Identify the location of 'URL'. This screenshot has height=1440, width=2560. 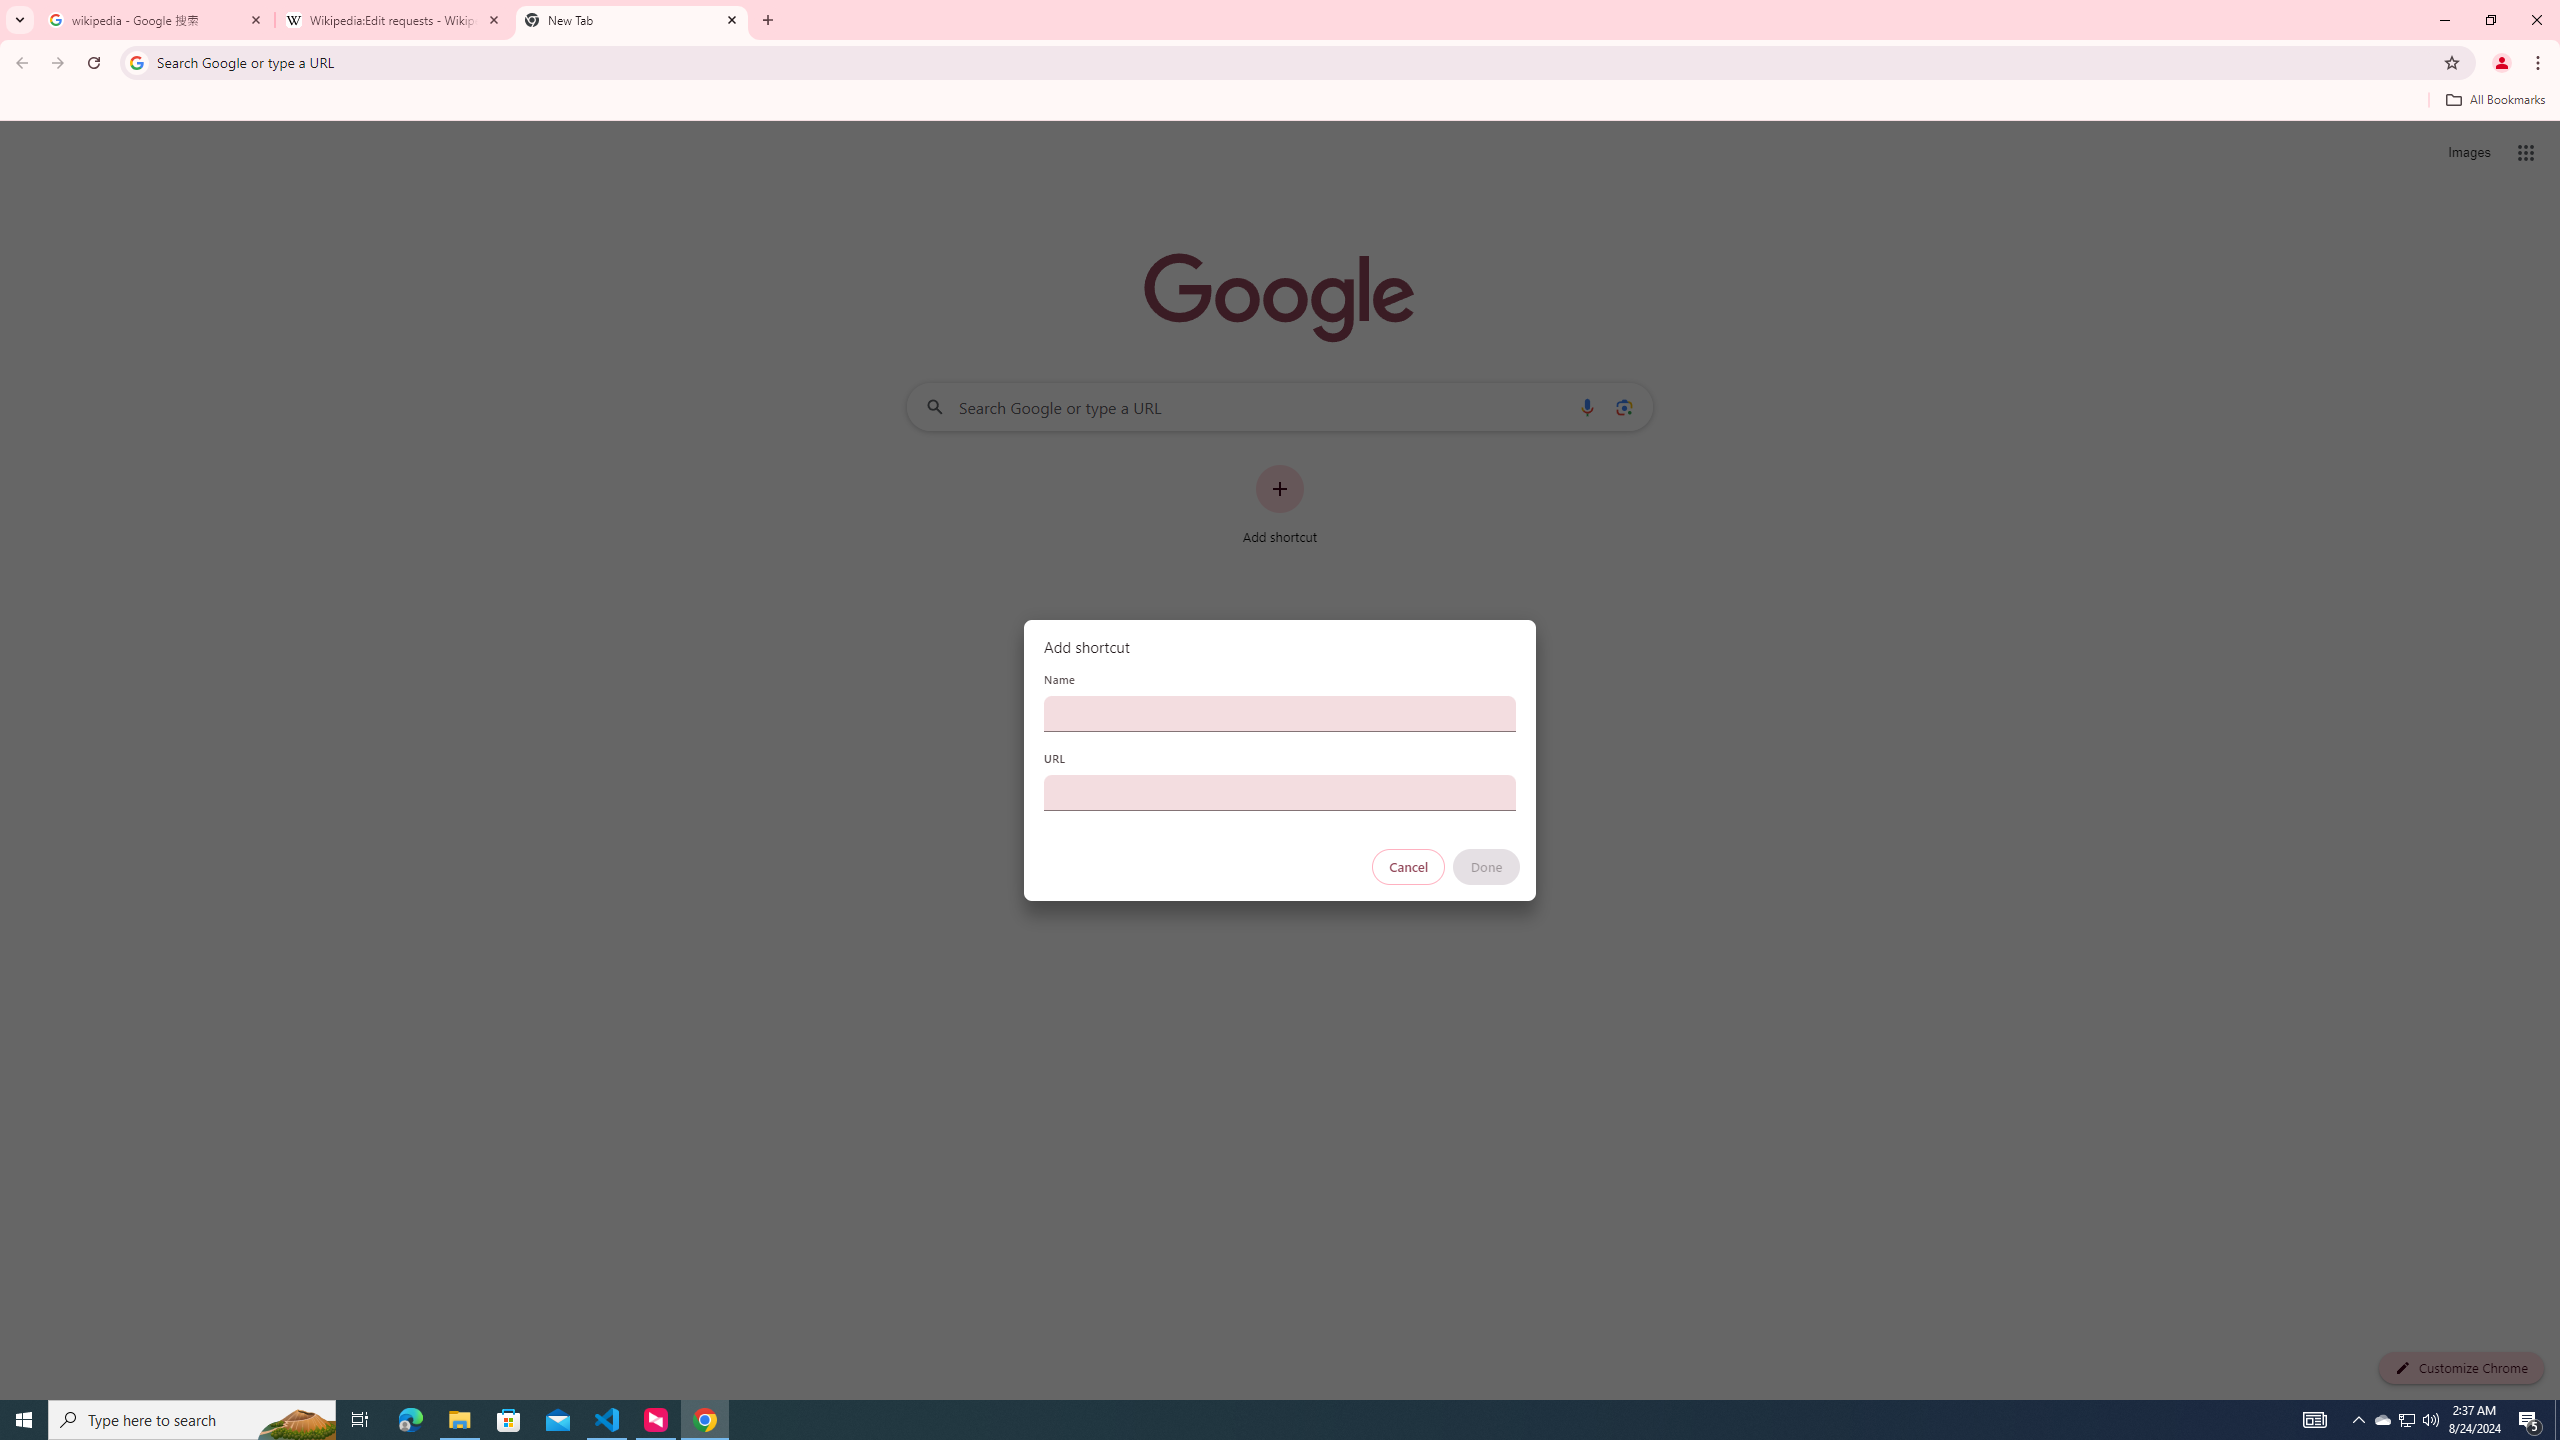
(1280, 792).